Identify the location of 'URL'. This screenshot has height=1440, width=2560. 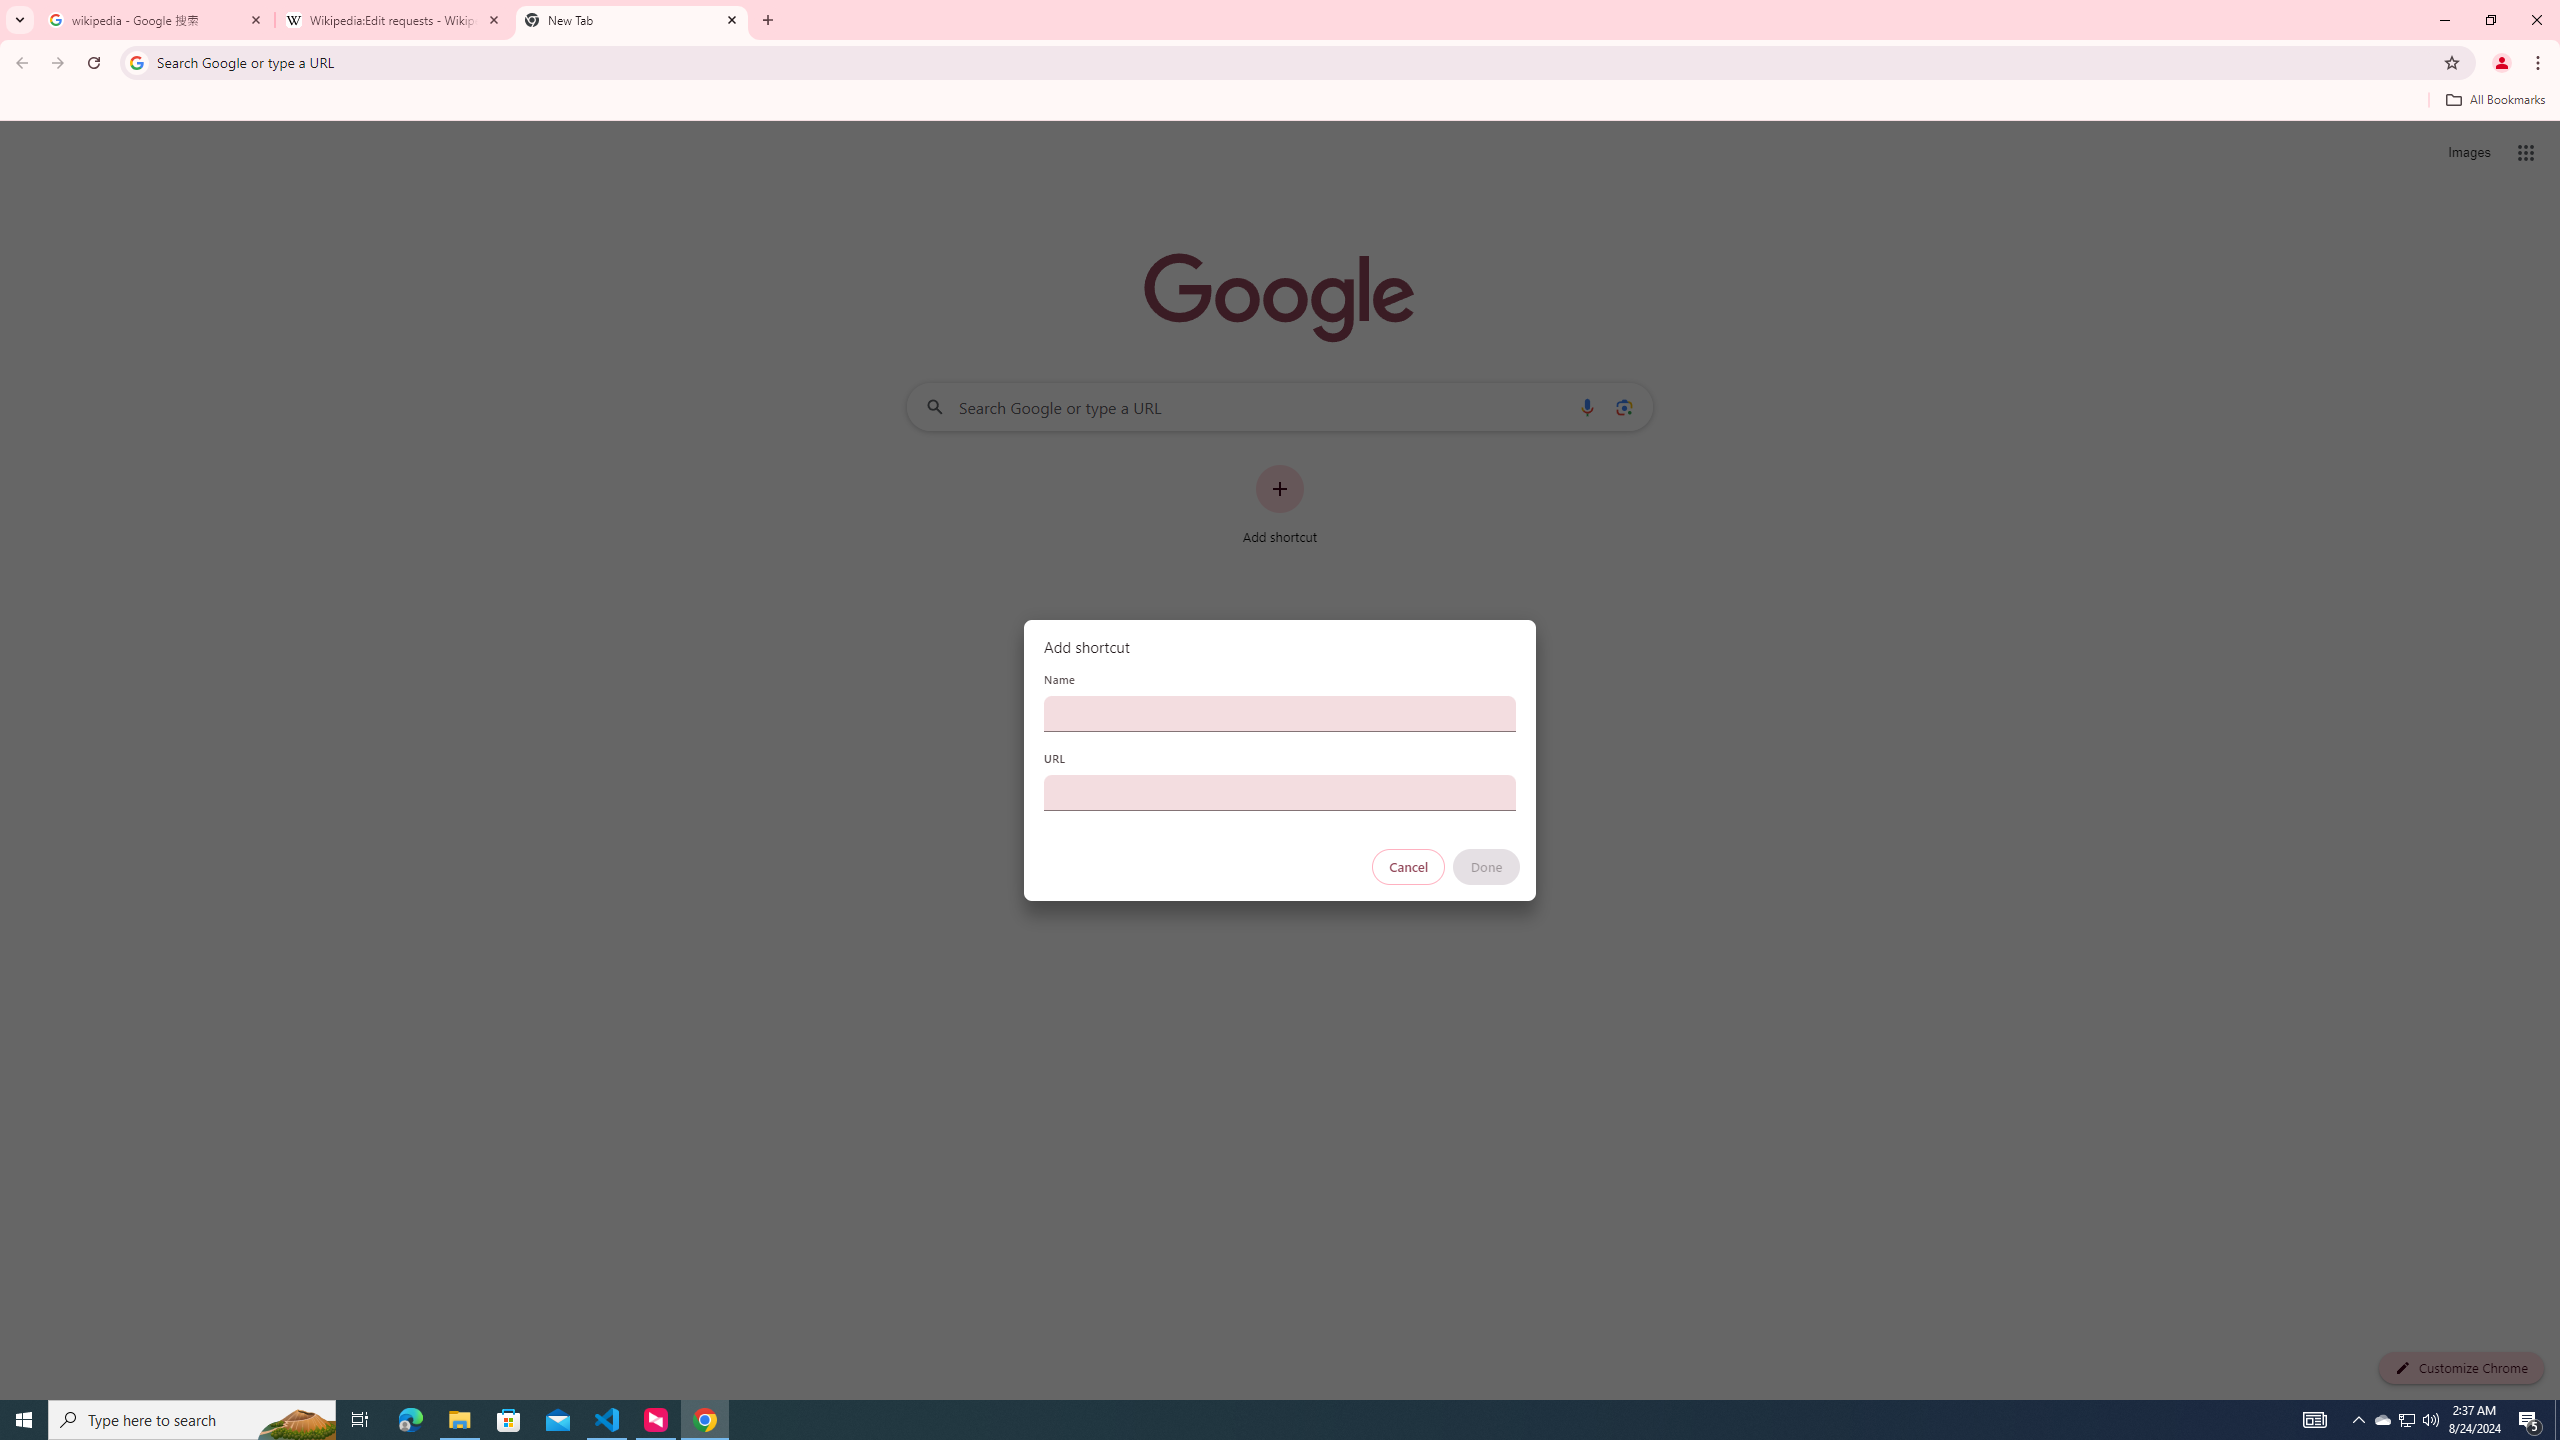
(1280, 792).